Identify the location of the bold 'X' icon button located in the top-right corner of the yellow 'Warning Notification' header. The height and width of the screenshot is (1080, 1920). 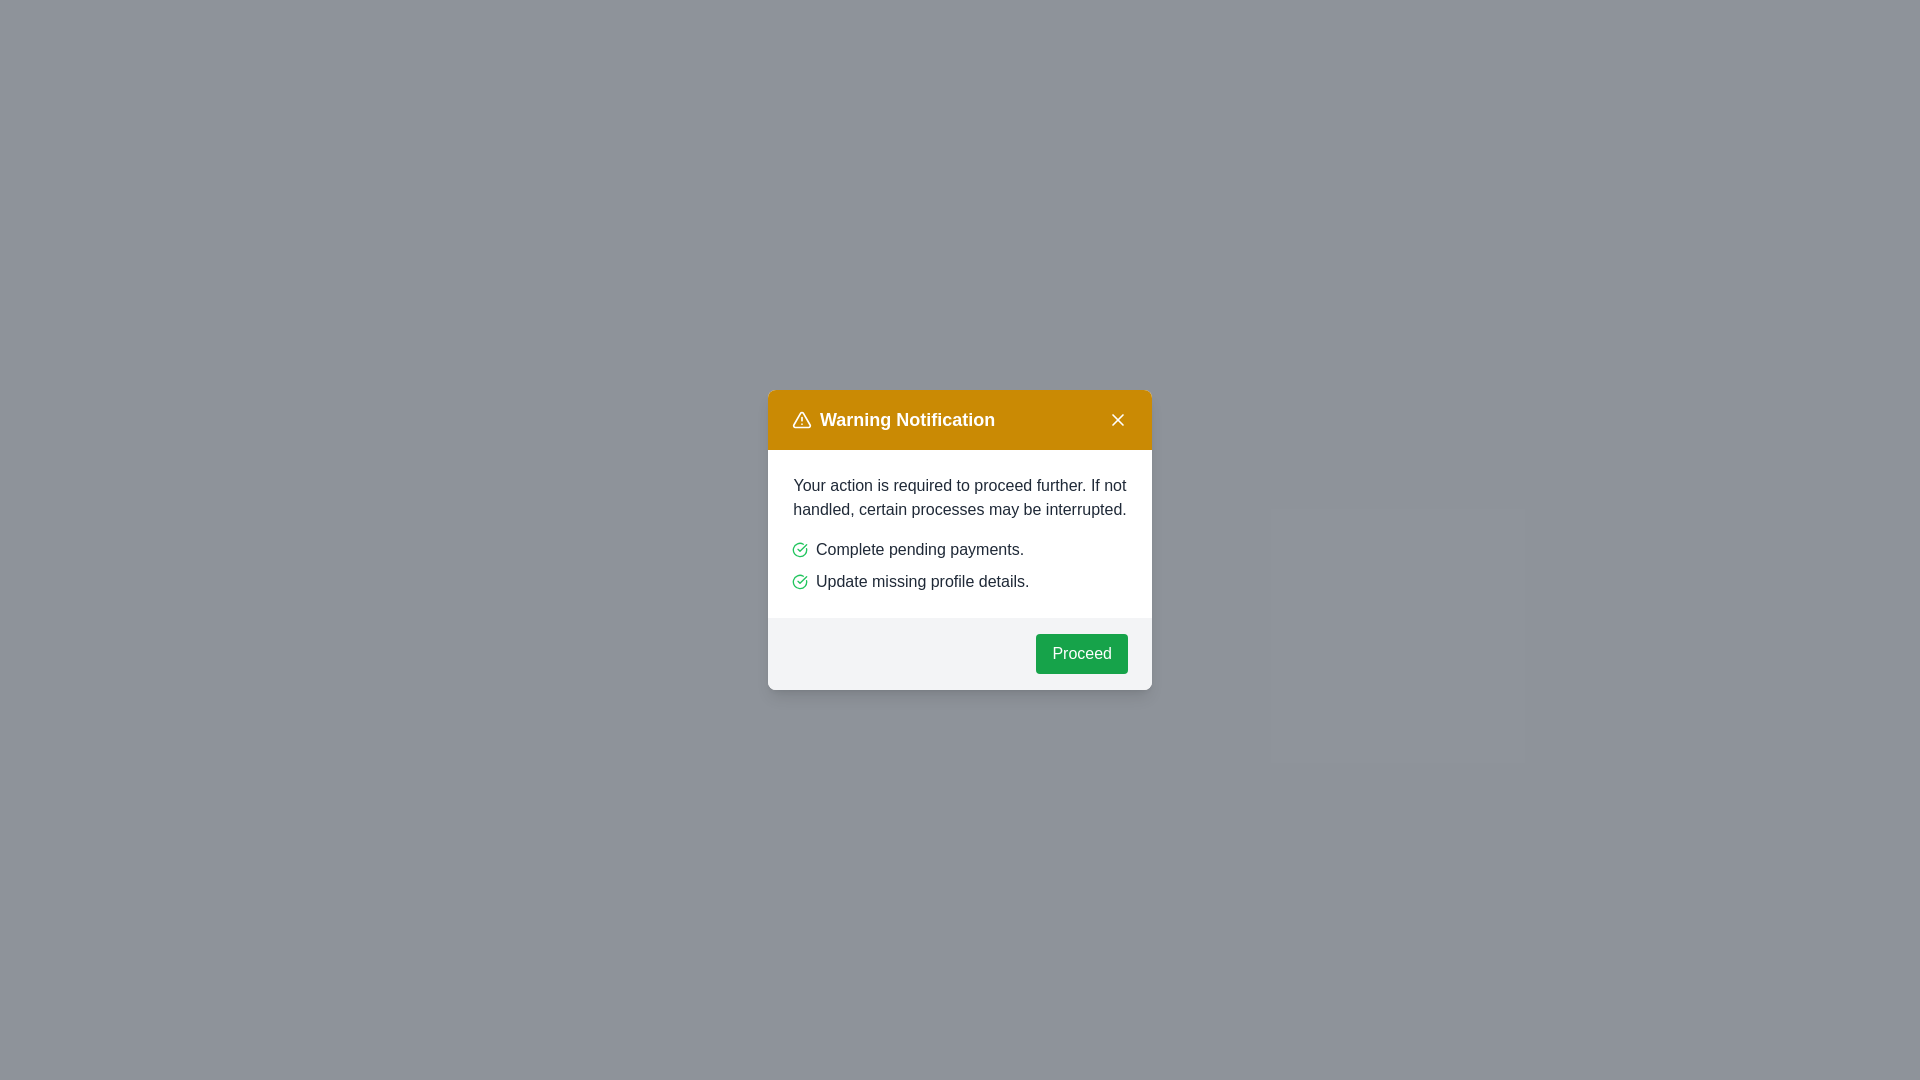
(1117, 419).